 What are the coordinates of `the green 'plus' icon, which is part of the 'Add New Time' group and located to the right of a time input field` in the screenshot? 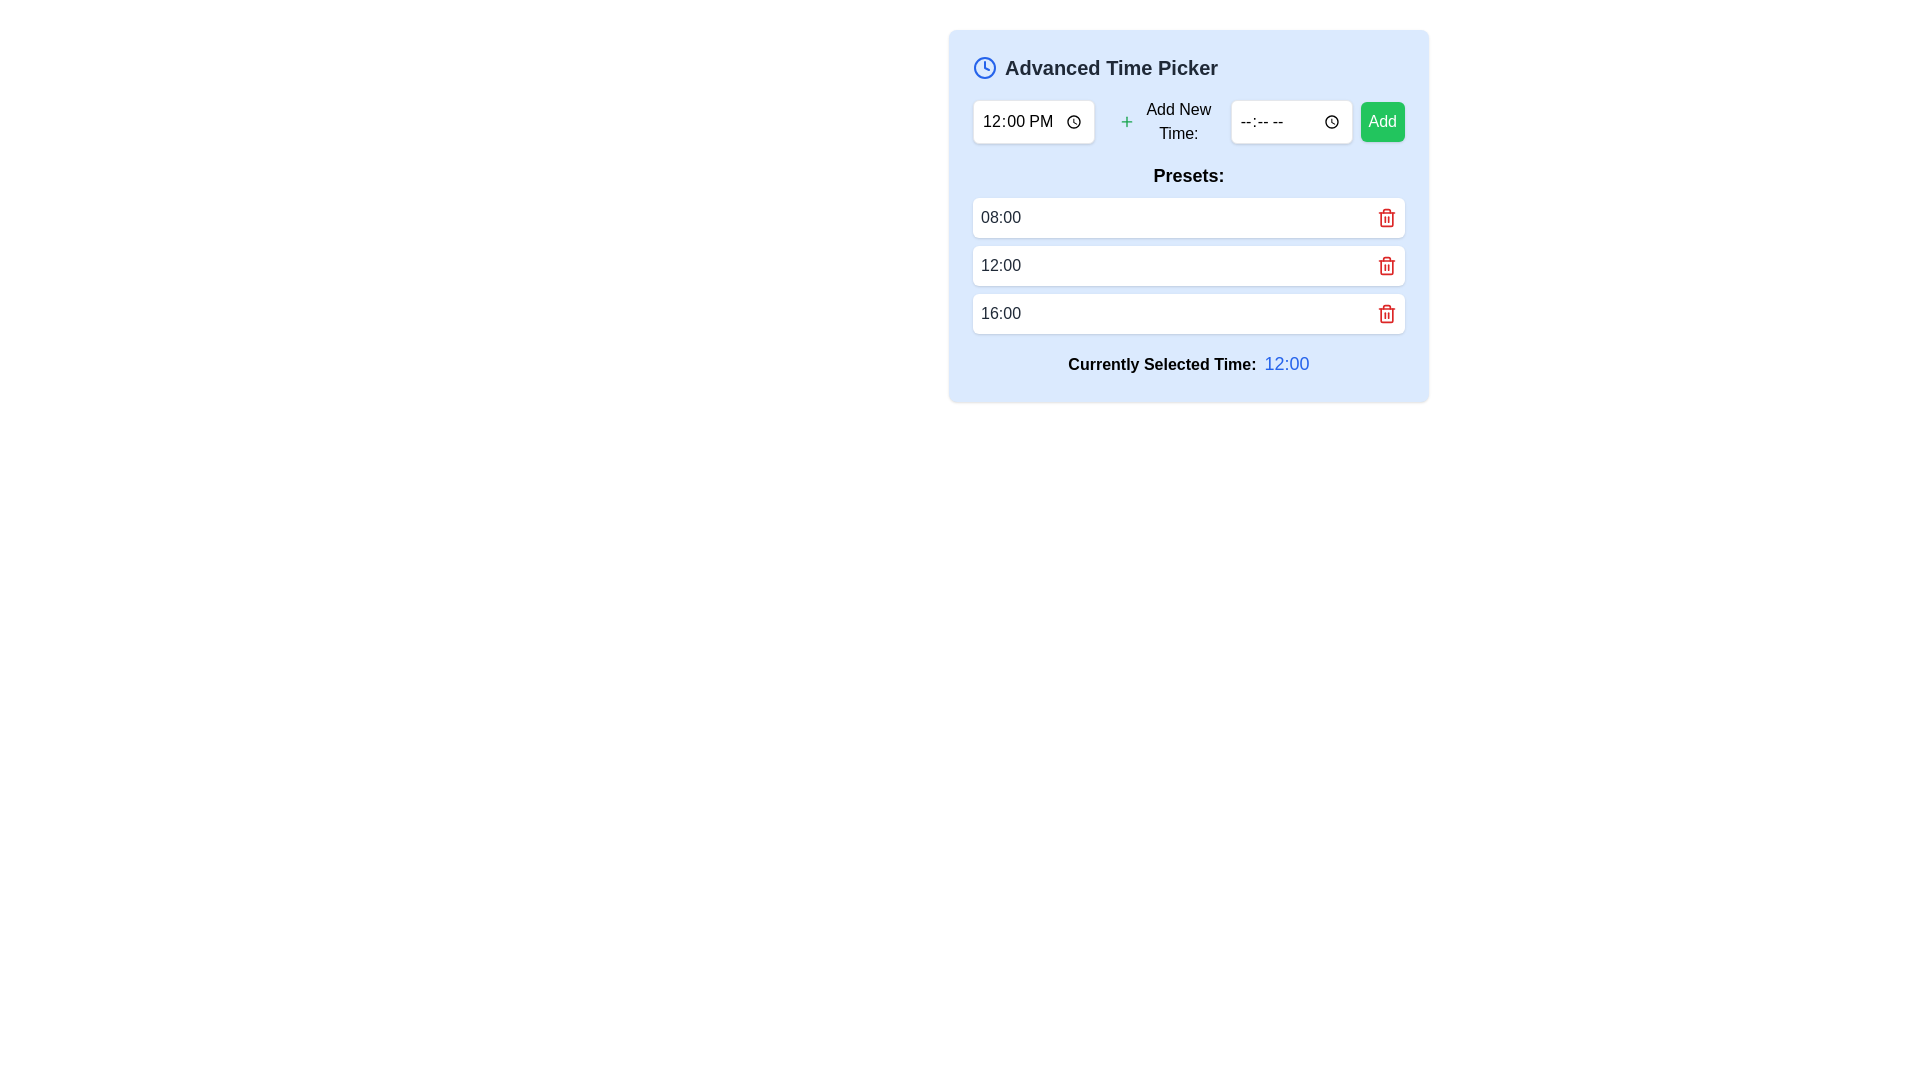 It's located at (1126, 122).